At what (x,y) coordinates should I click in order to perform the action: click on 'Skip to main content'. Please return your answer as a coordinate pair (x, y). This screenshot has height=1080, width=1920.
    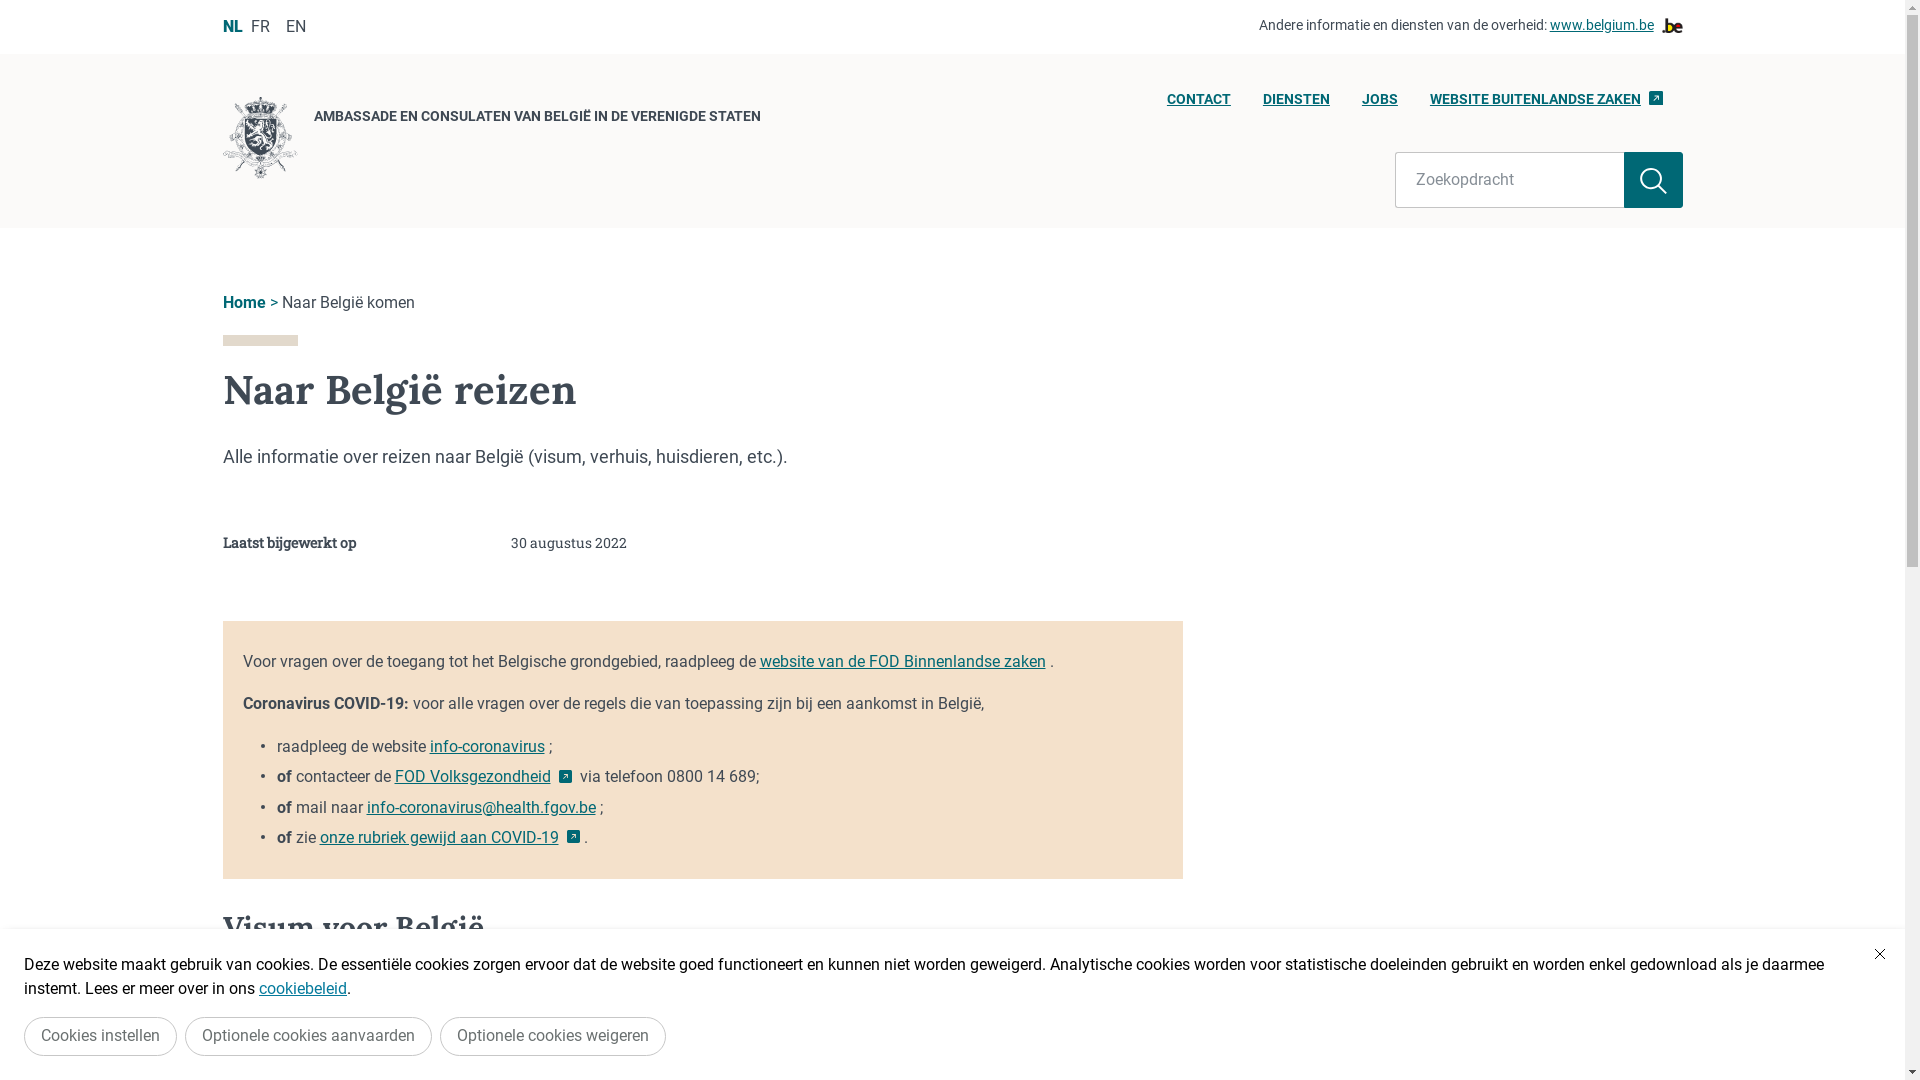
    Looking at the image, I should click on (9, 6).